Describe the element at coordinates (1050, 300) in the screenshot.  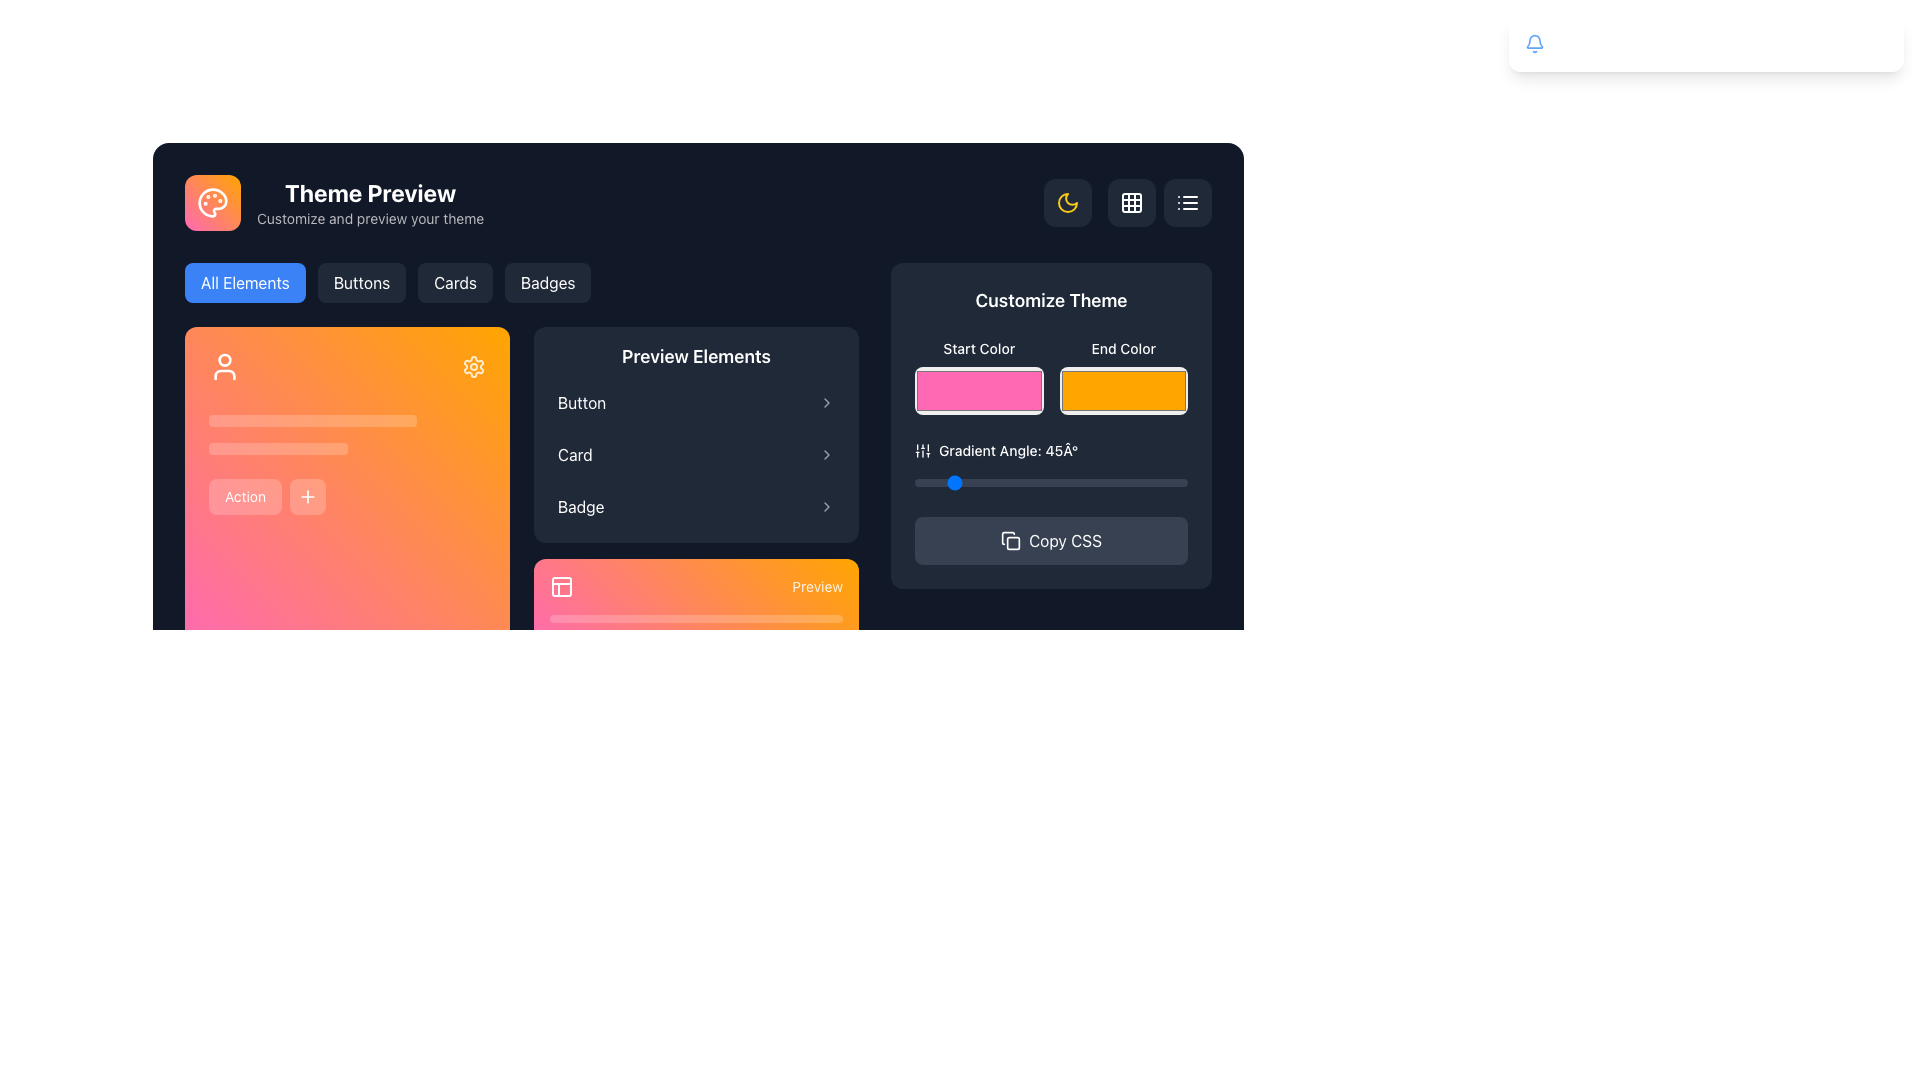
I see `the Text Label that serves as a title for the theme customization section, located in a rounded rectangle panel on the right side of the interface` at that location.